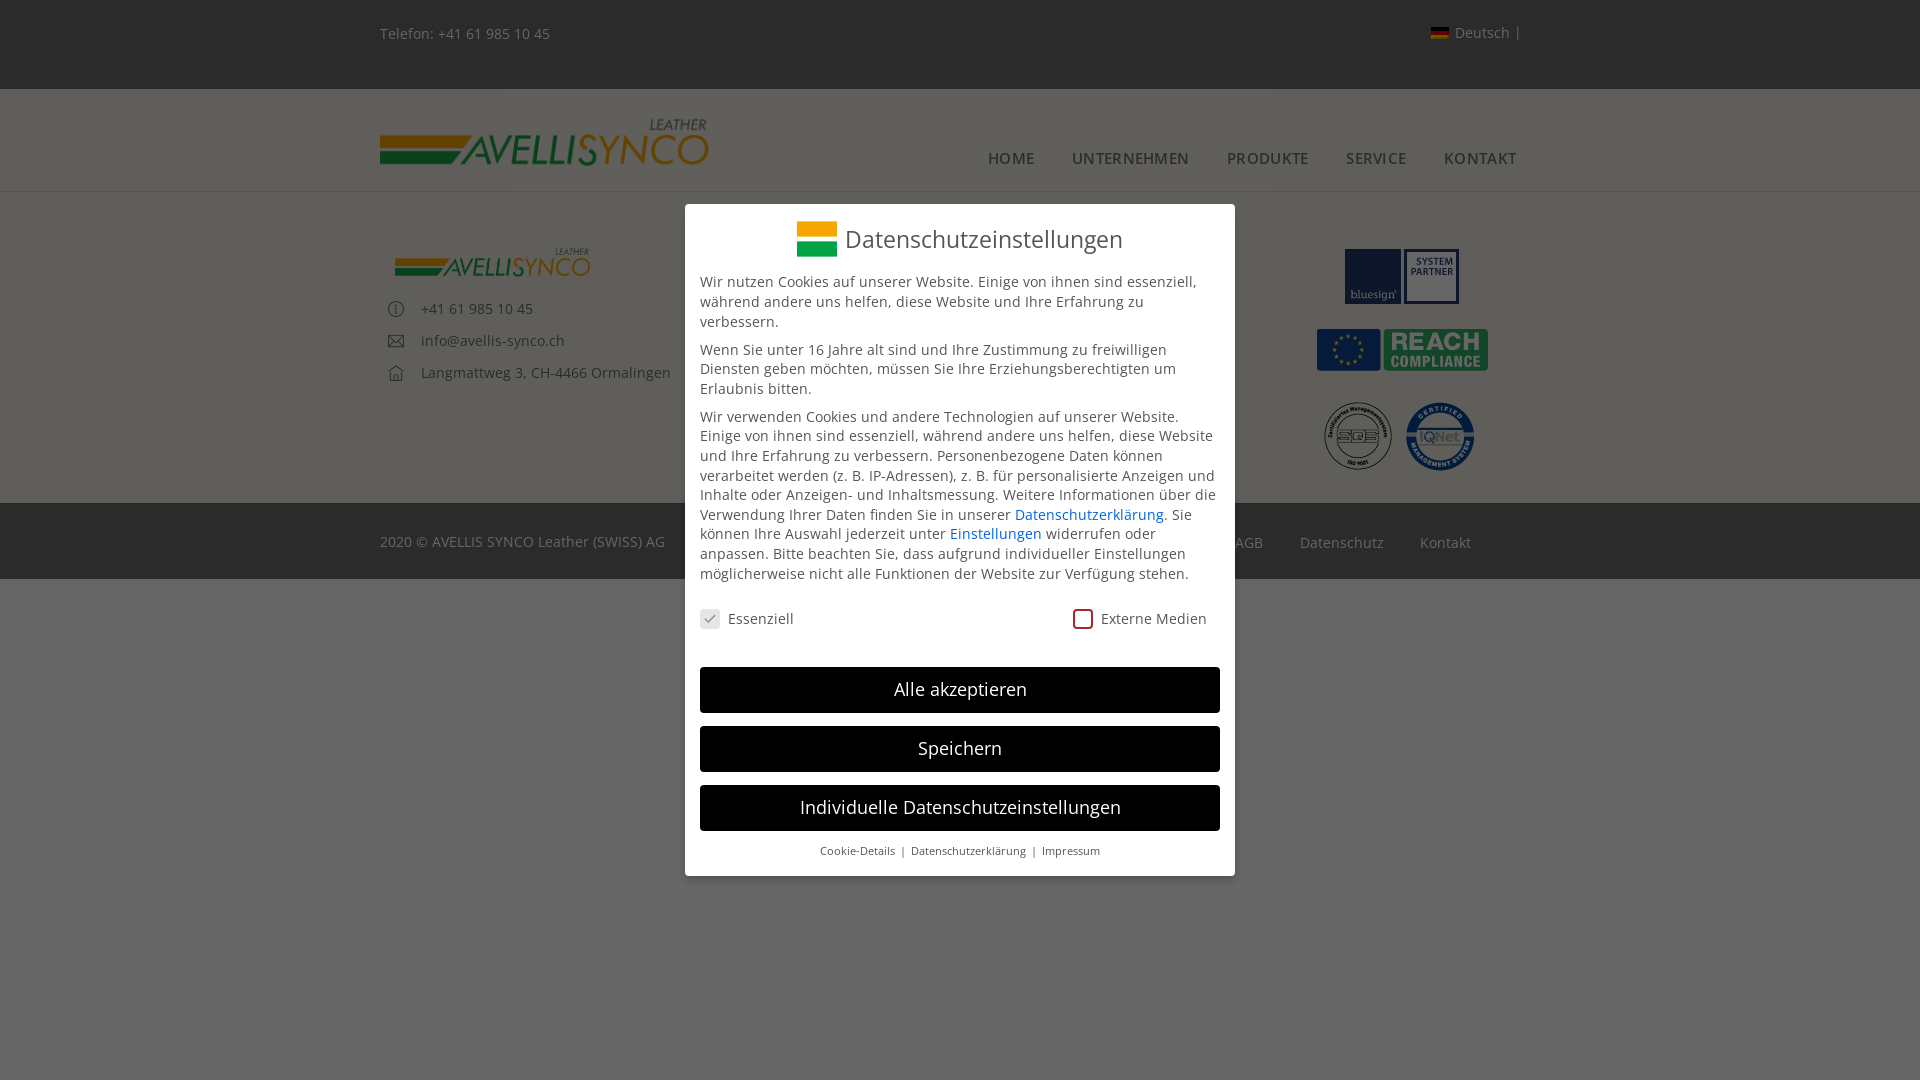  I want to click on 'UNTERNEHMEN', so click(1130, 157).